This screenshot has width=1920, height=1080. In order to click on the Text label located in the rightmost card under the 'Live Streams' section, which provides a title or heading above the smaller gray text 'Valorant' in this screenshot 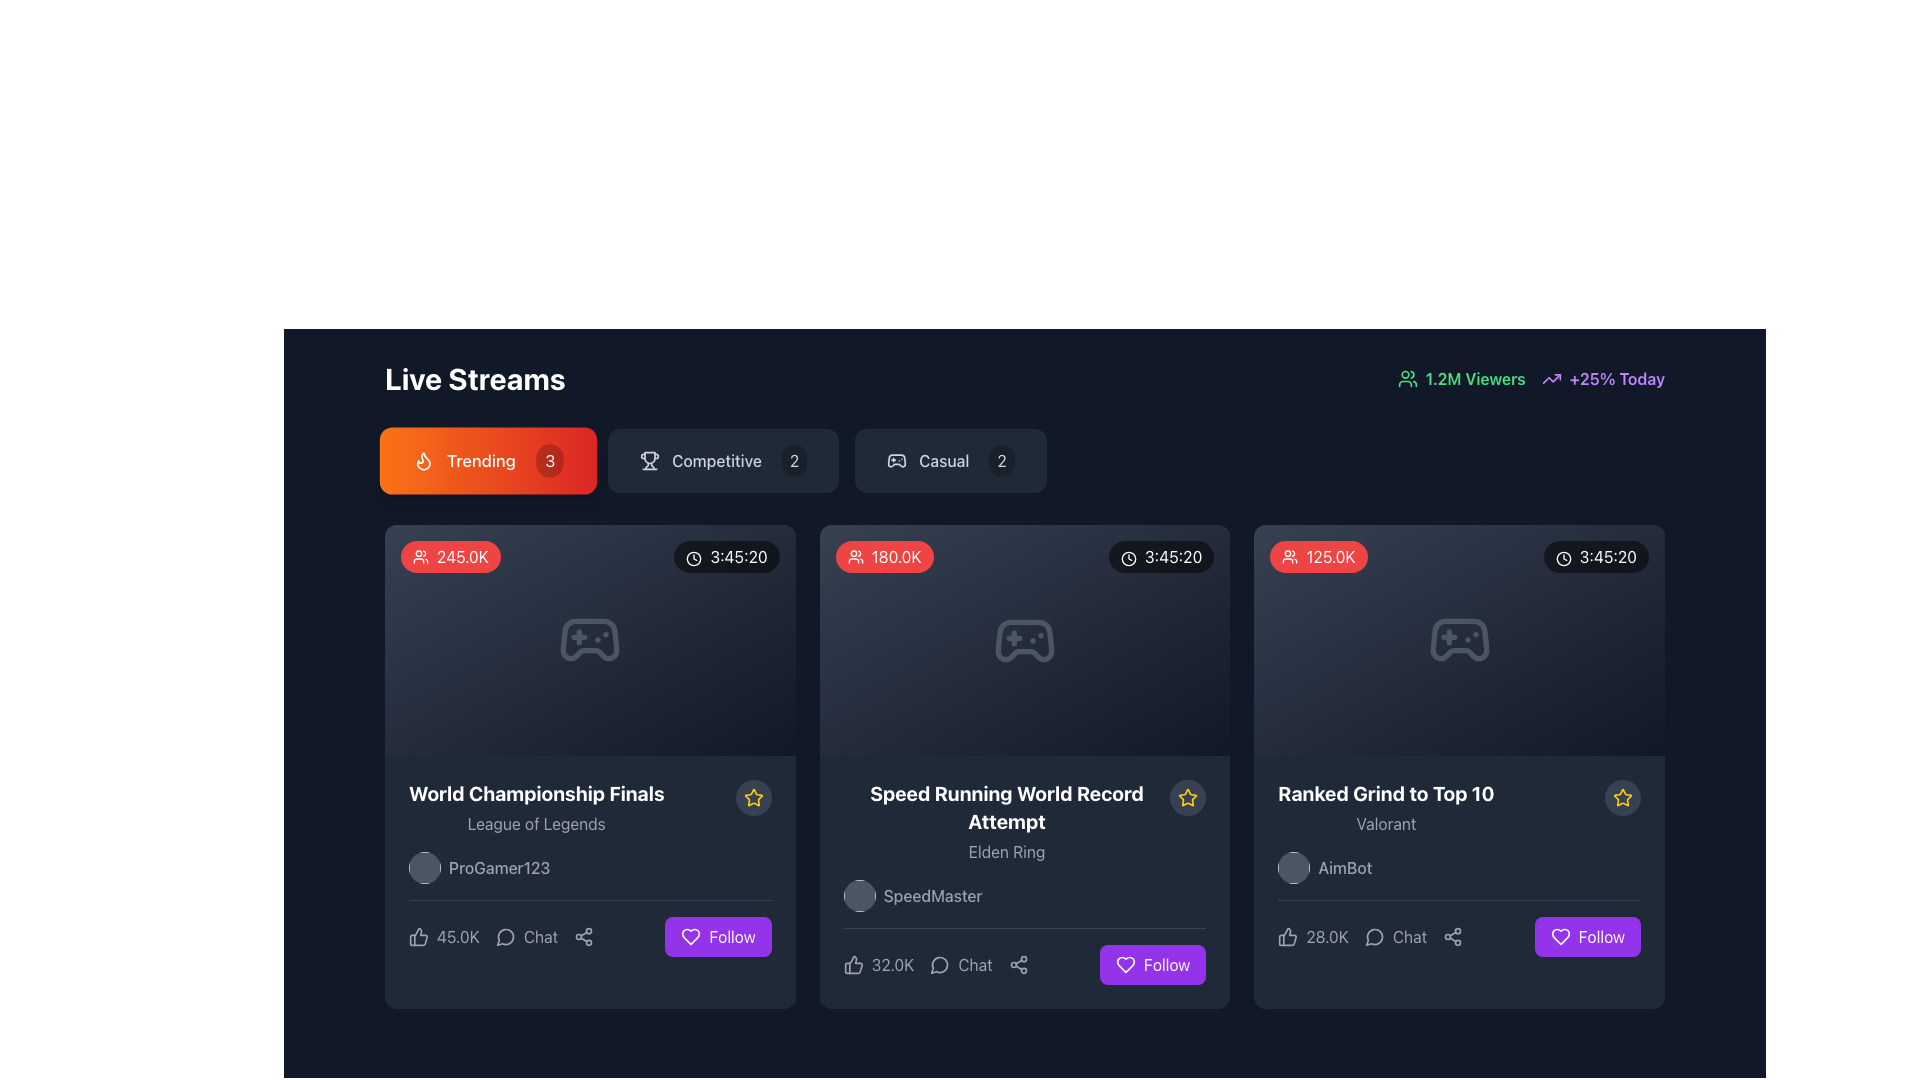, I will do `click(1385, 793)`.